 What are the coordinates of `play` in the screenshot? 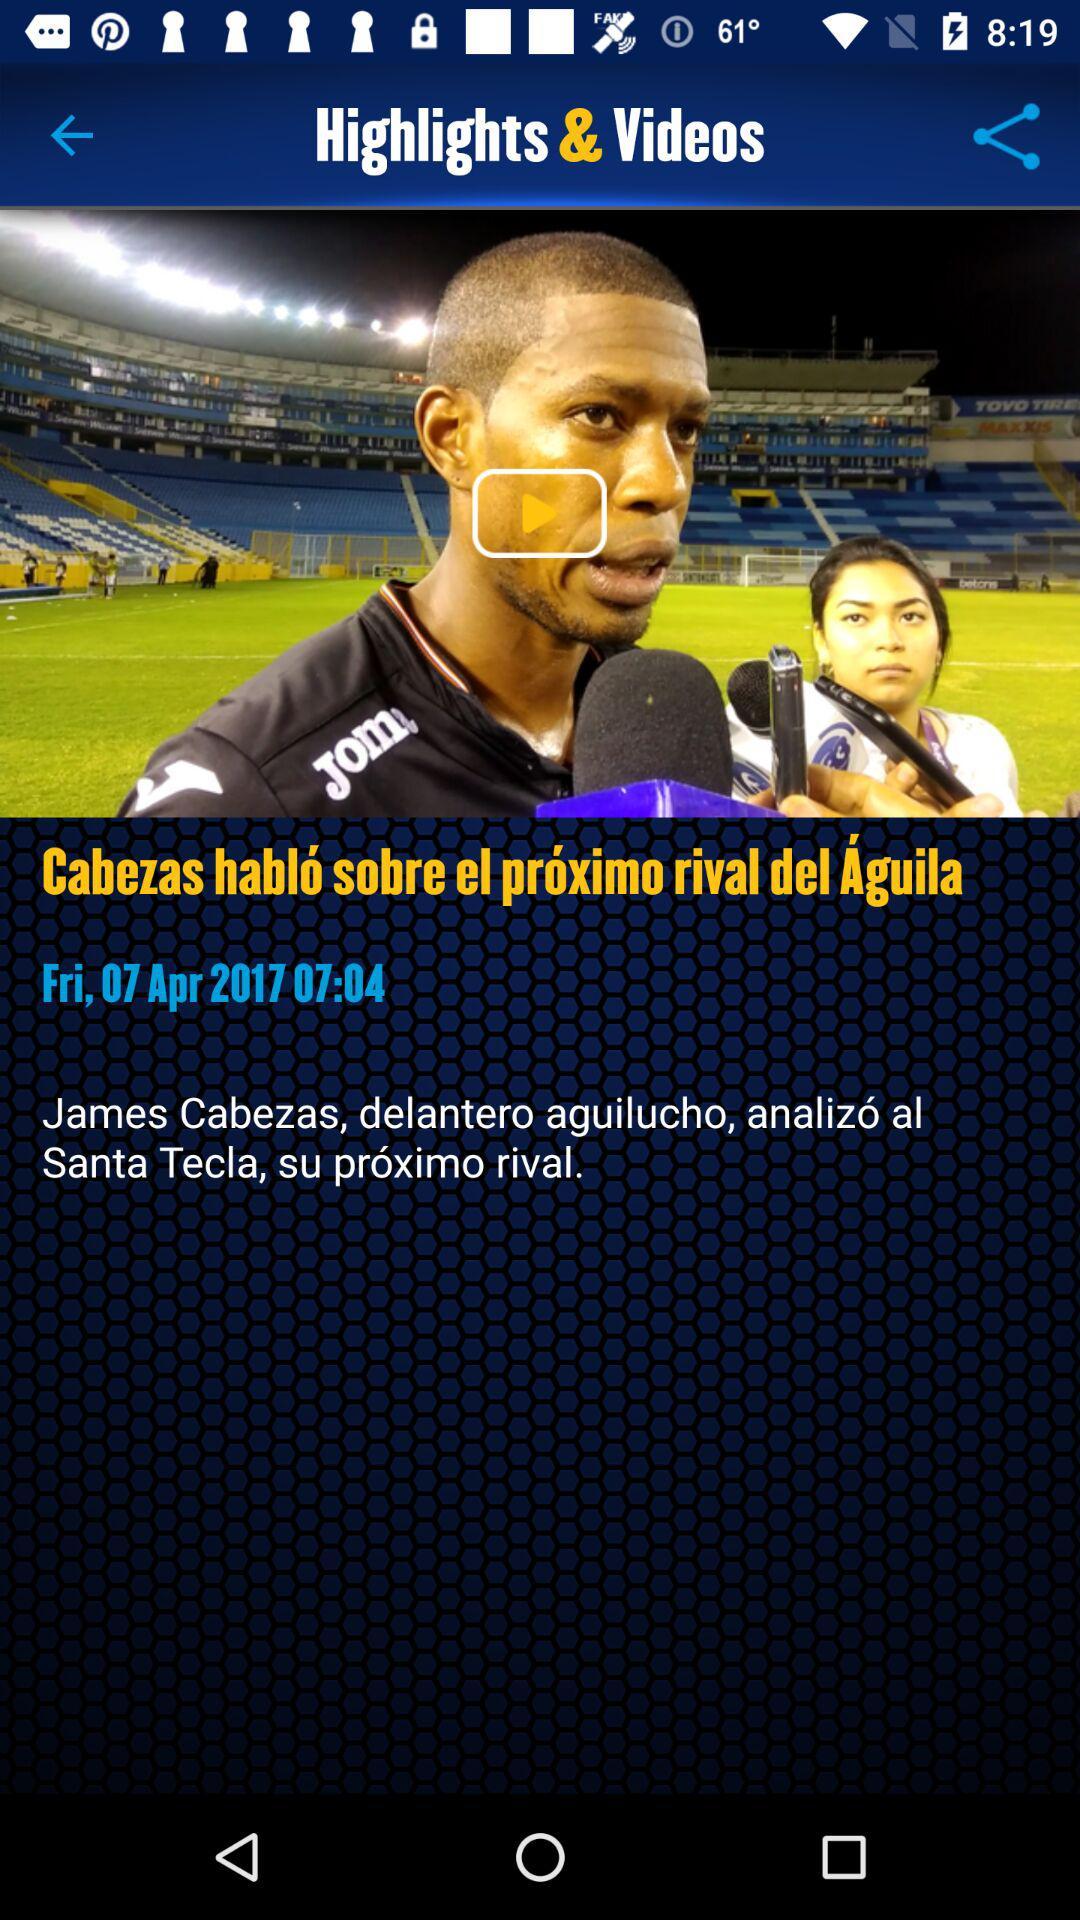 It's located at (538, 513).